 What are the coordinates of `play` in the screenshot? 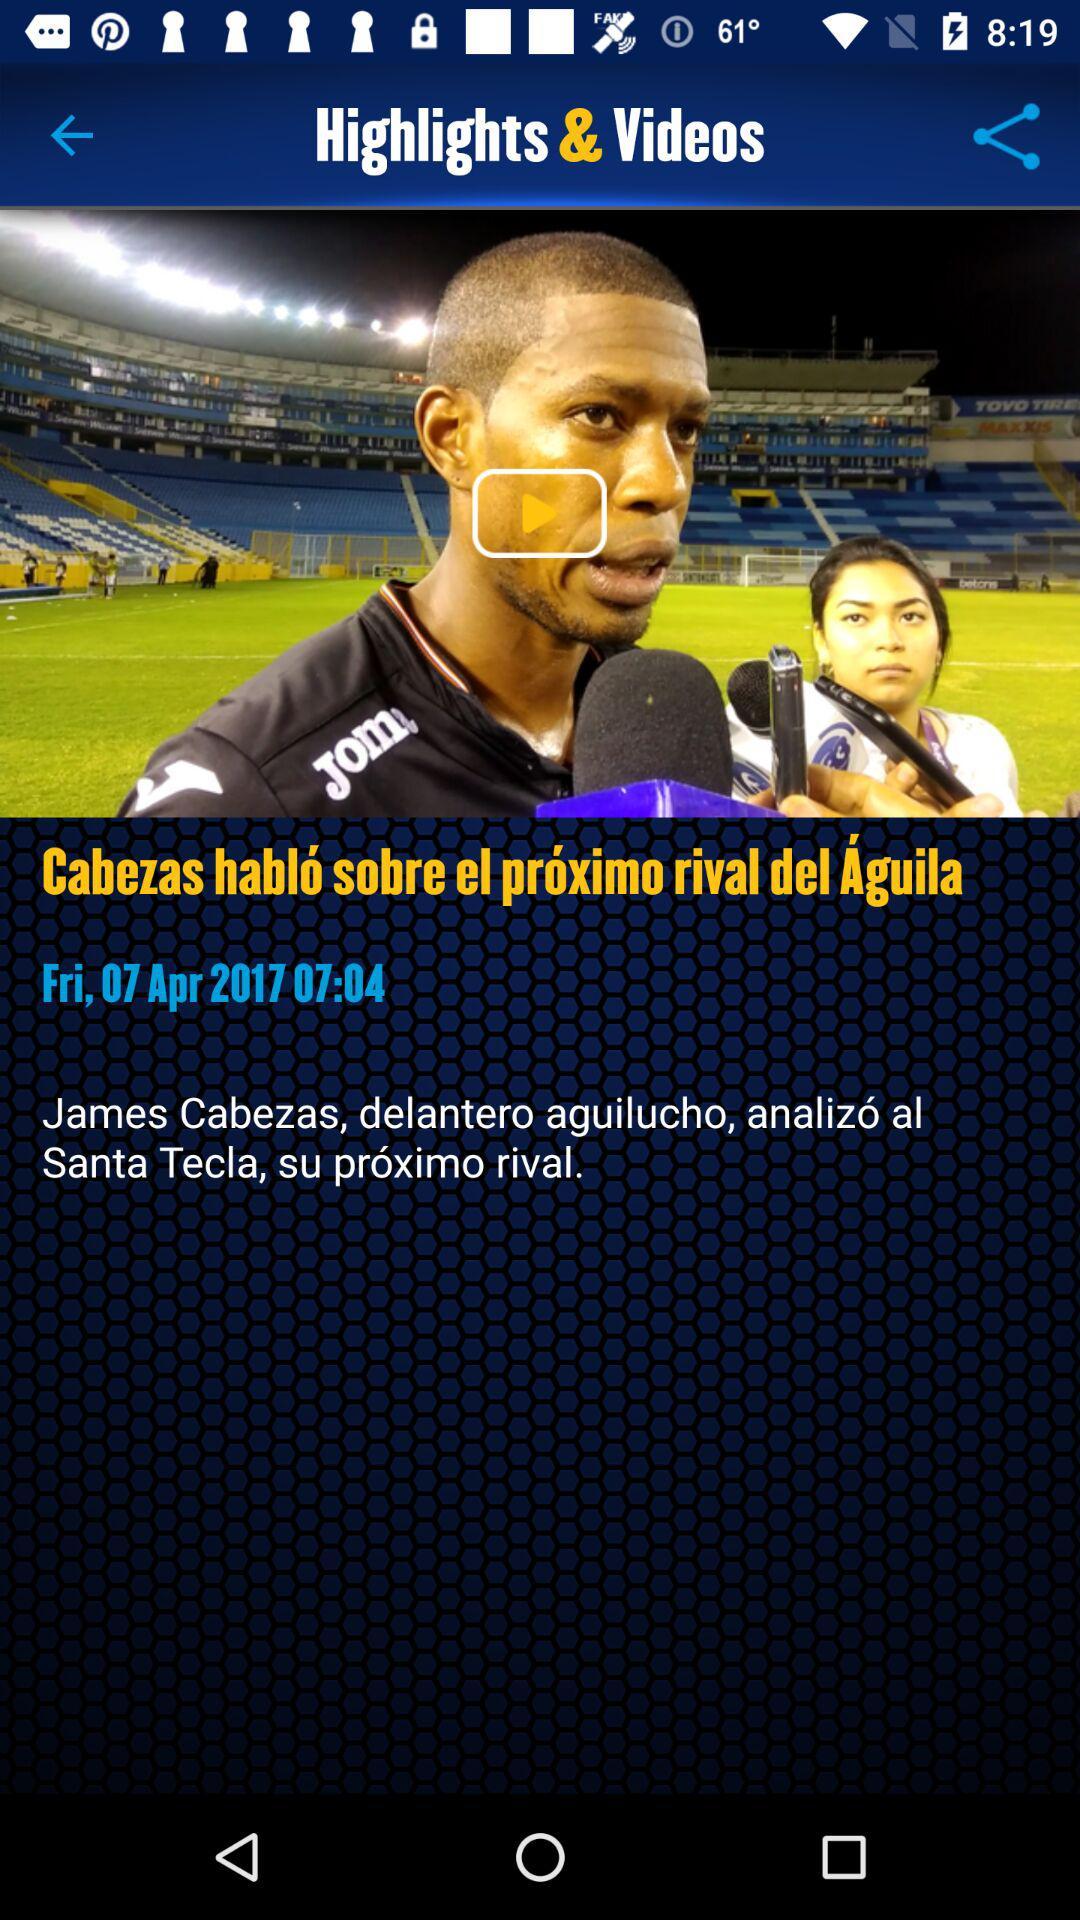 It's located at (538, 513).